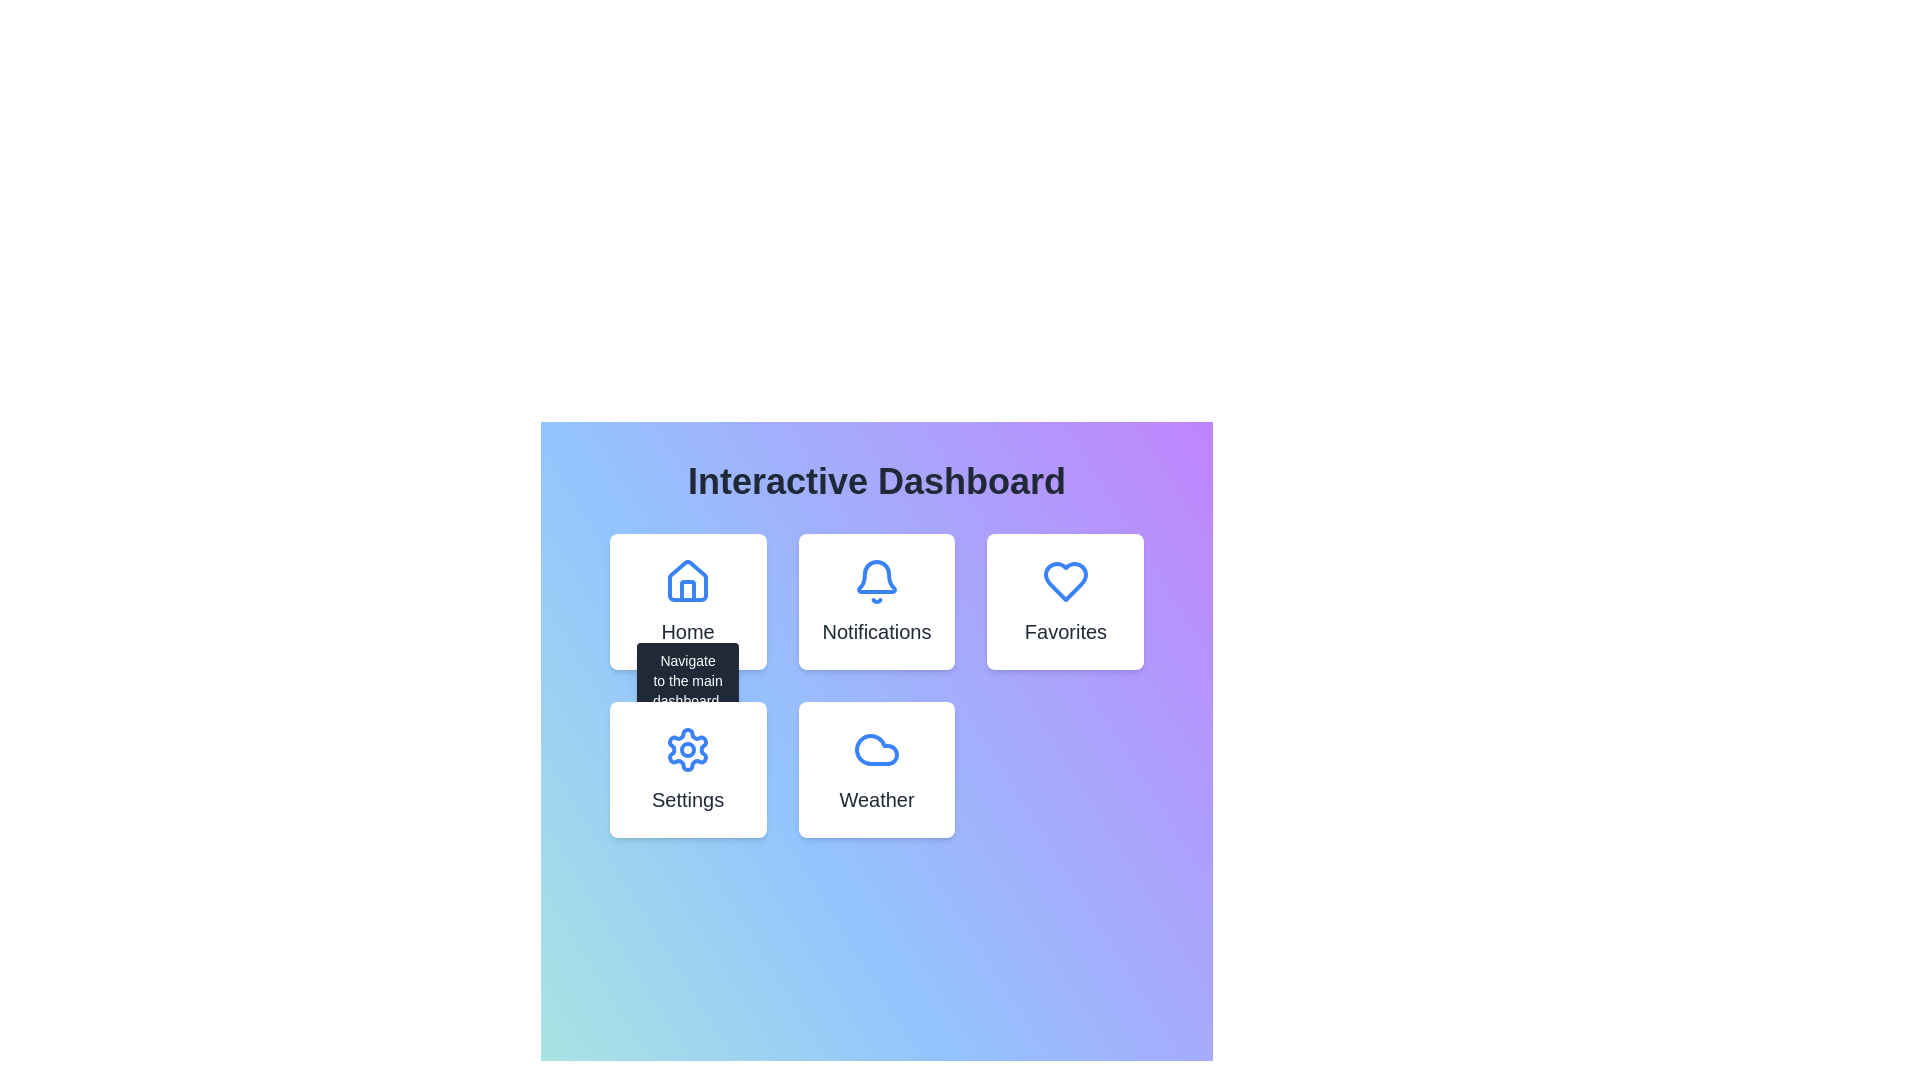  Describe the element at coordinates (877, 582) in the screenshot. I see `the blue bell-shaped icon located in the upper middle section of the dashboard interface` at that location.